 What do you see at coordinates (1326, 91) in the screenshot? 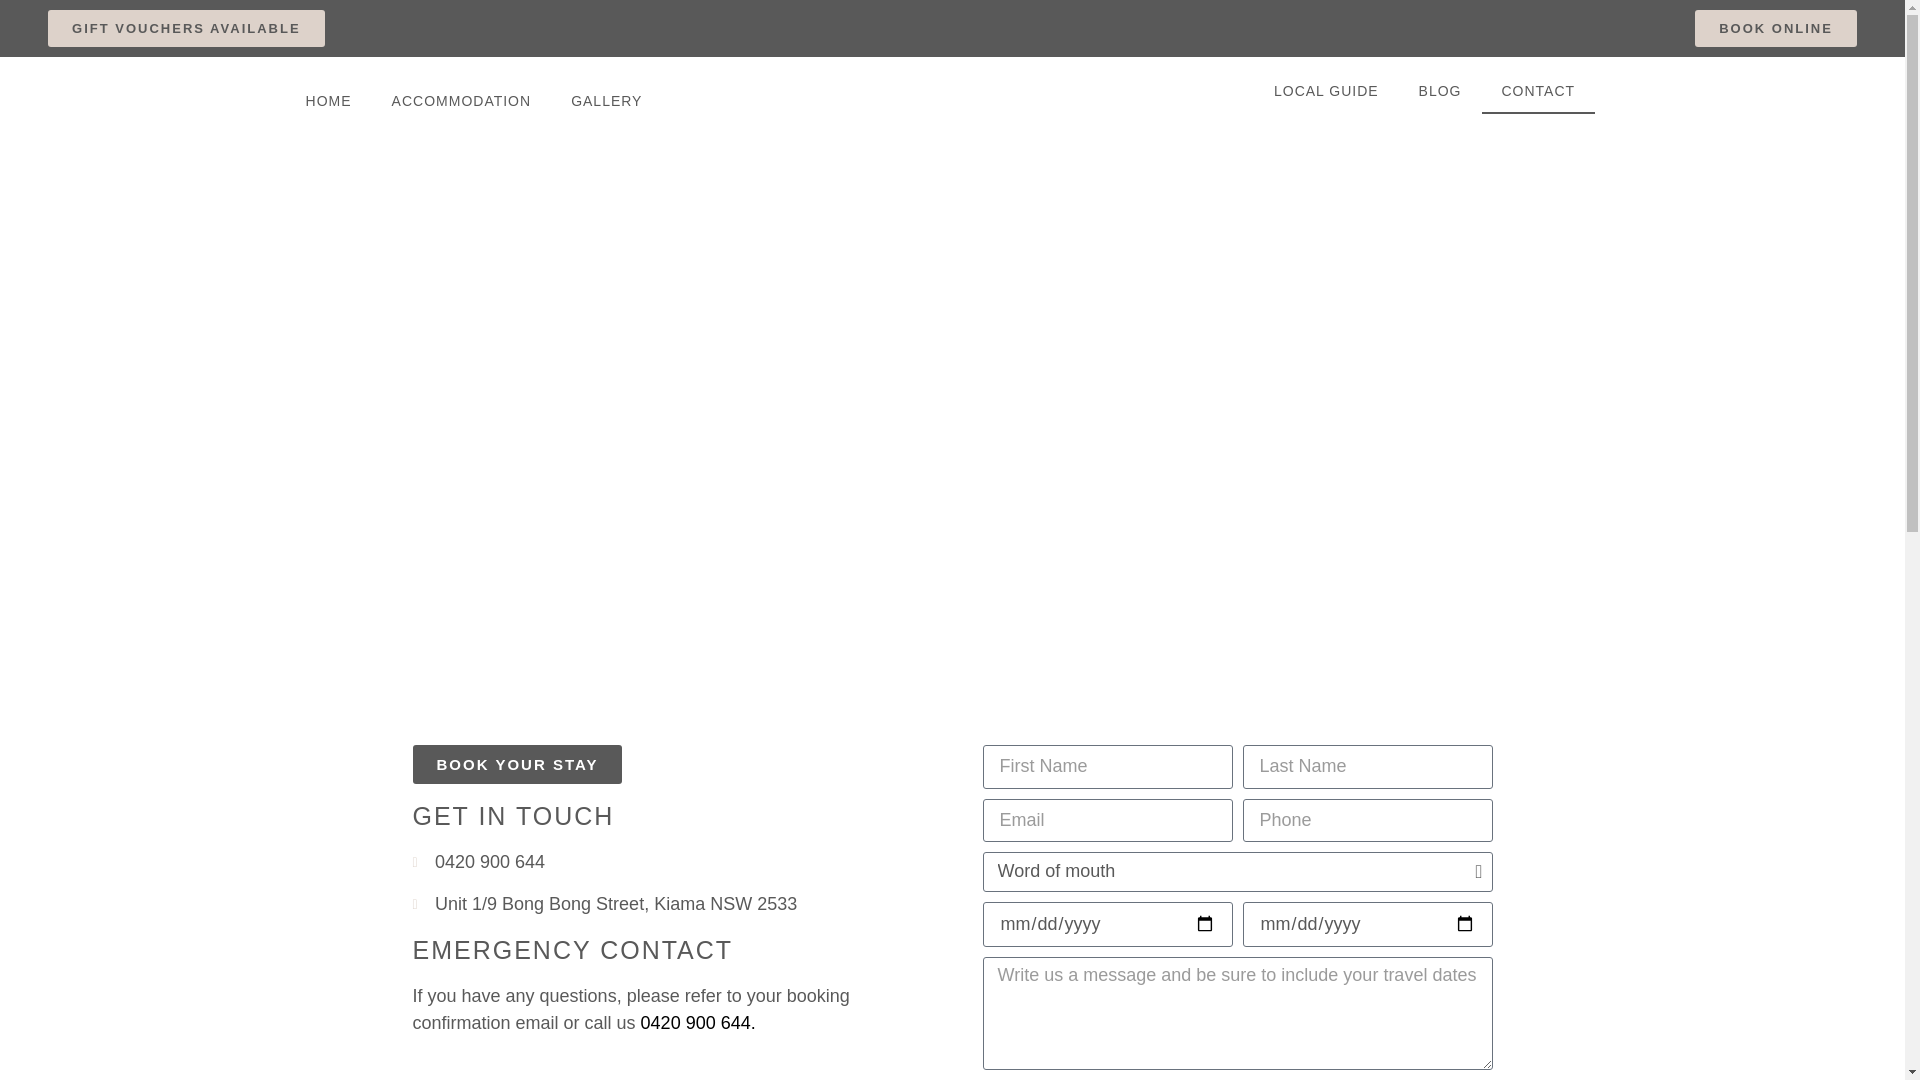
I see `'LOCAL GUIDE'` at bounding box center [1326, 91].